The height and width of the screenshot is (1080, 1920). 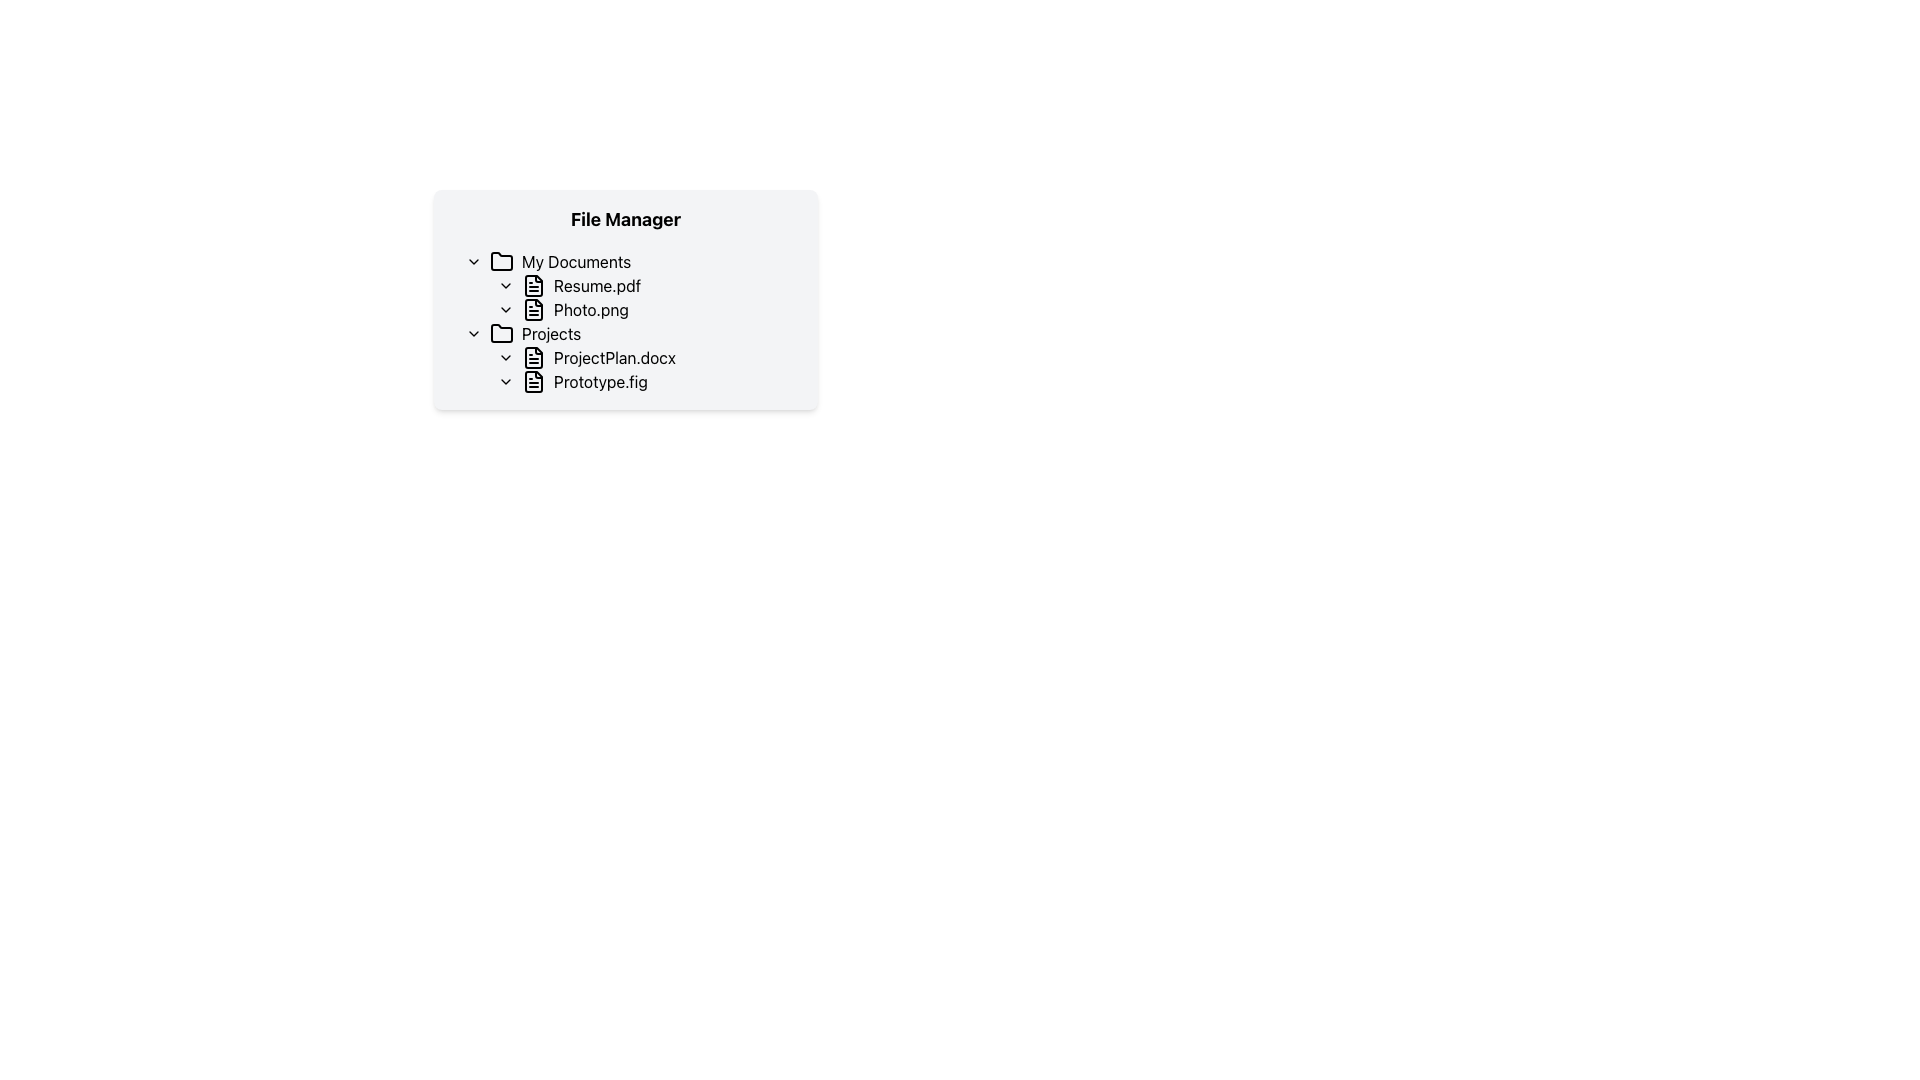 I want to click on the file icon representing 'ProjectPlan.docx' in the 'Projects' folder, so click(x=533, y=357).